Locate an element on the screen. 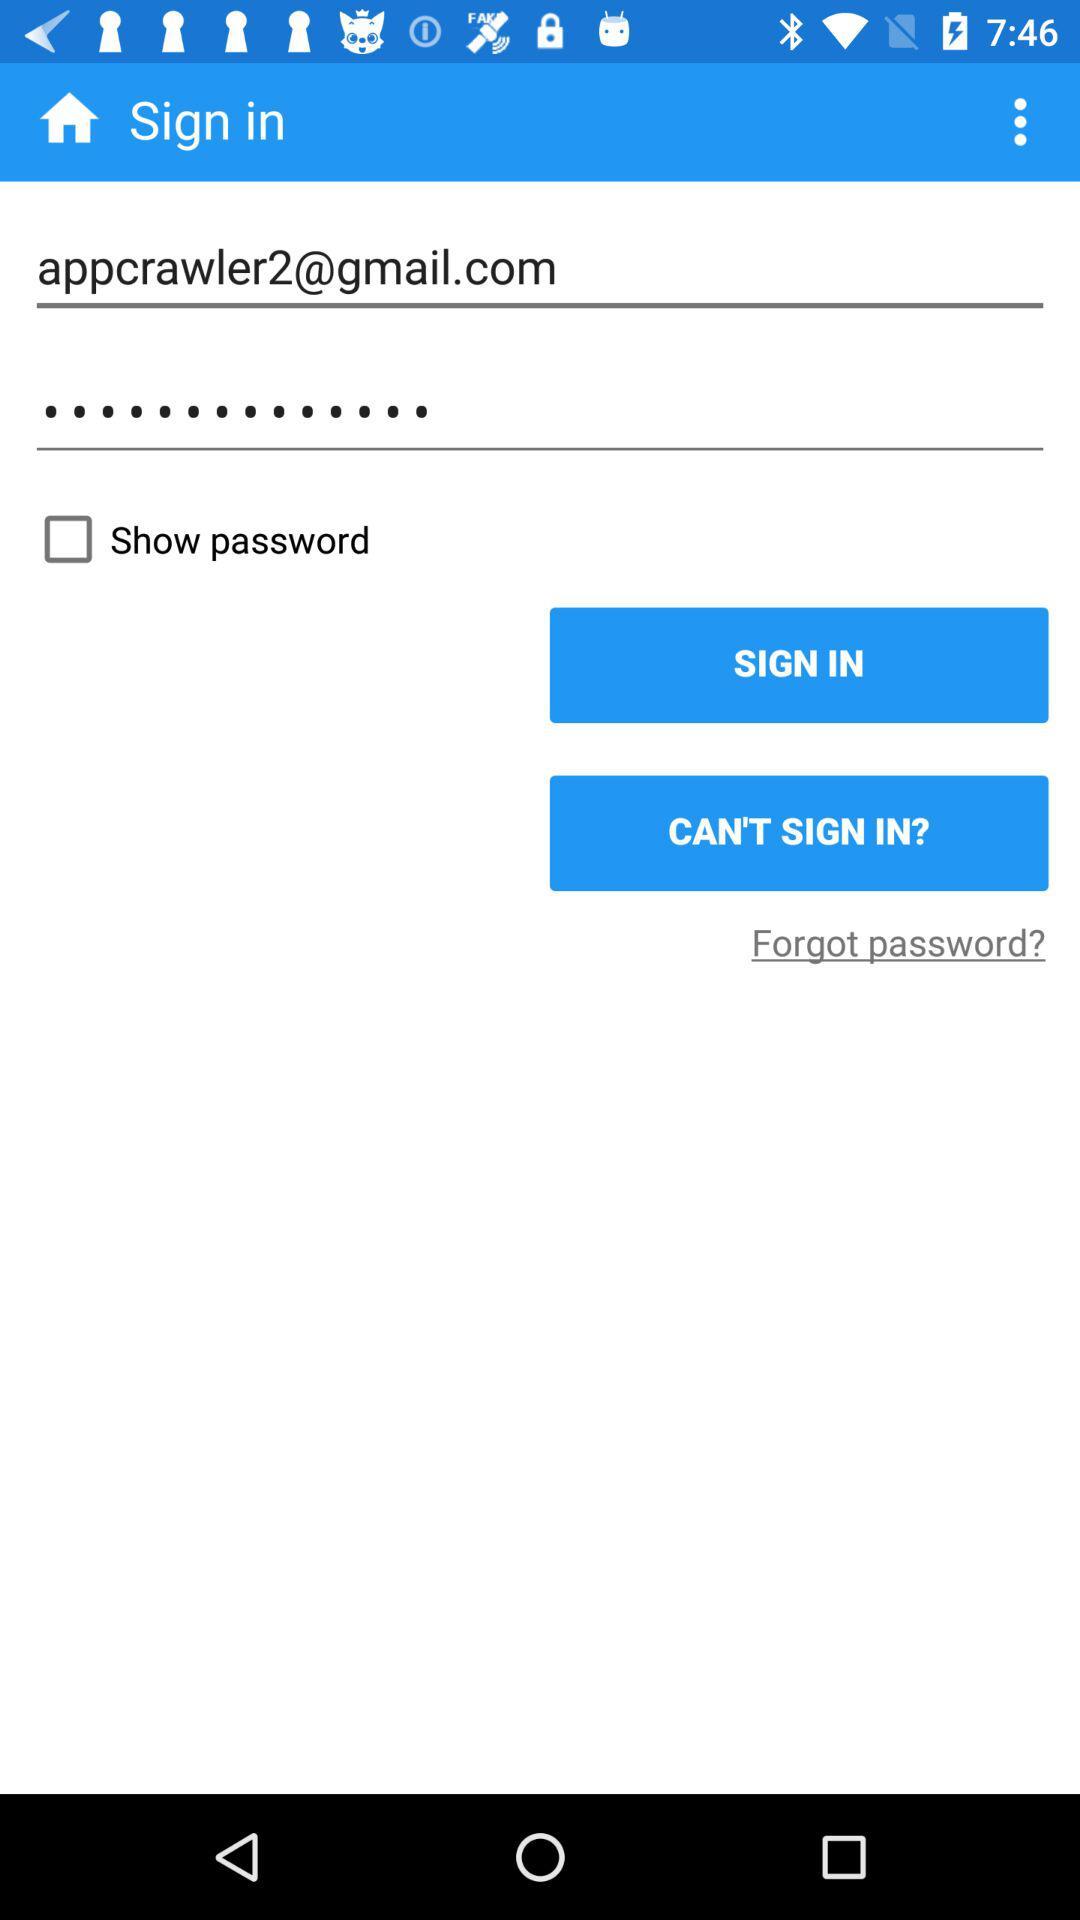 Image resolution: width=1080 pixels, height=1920 pixels. the show password icon is located at coordinates (540, 539).